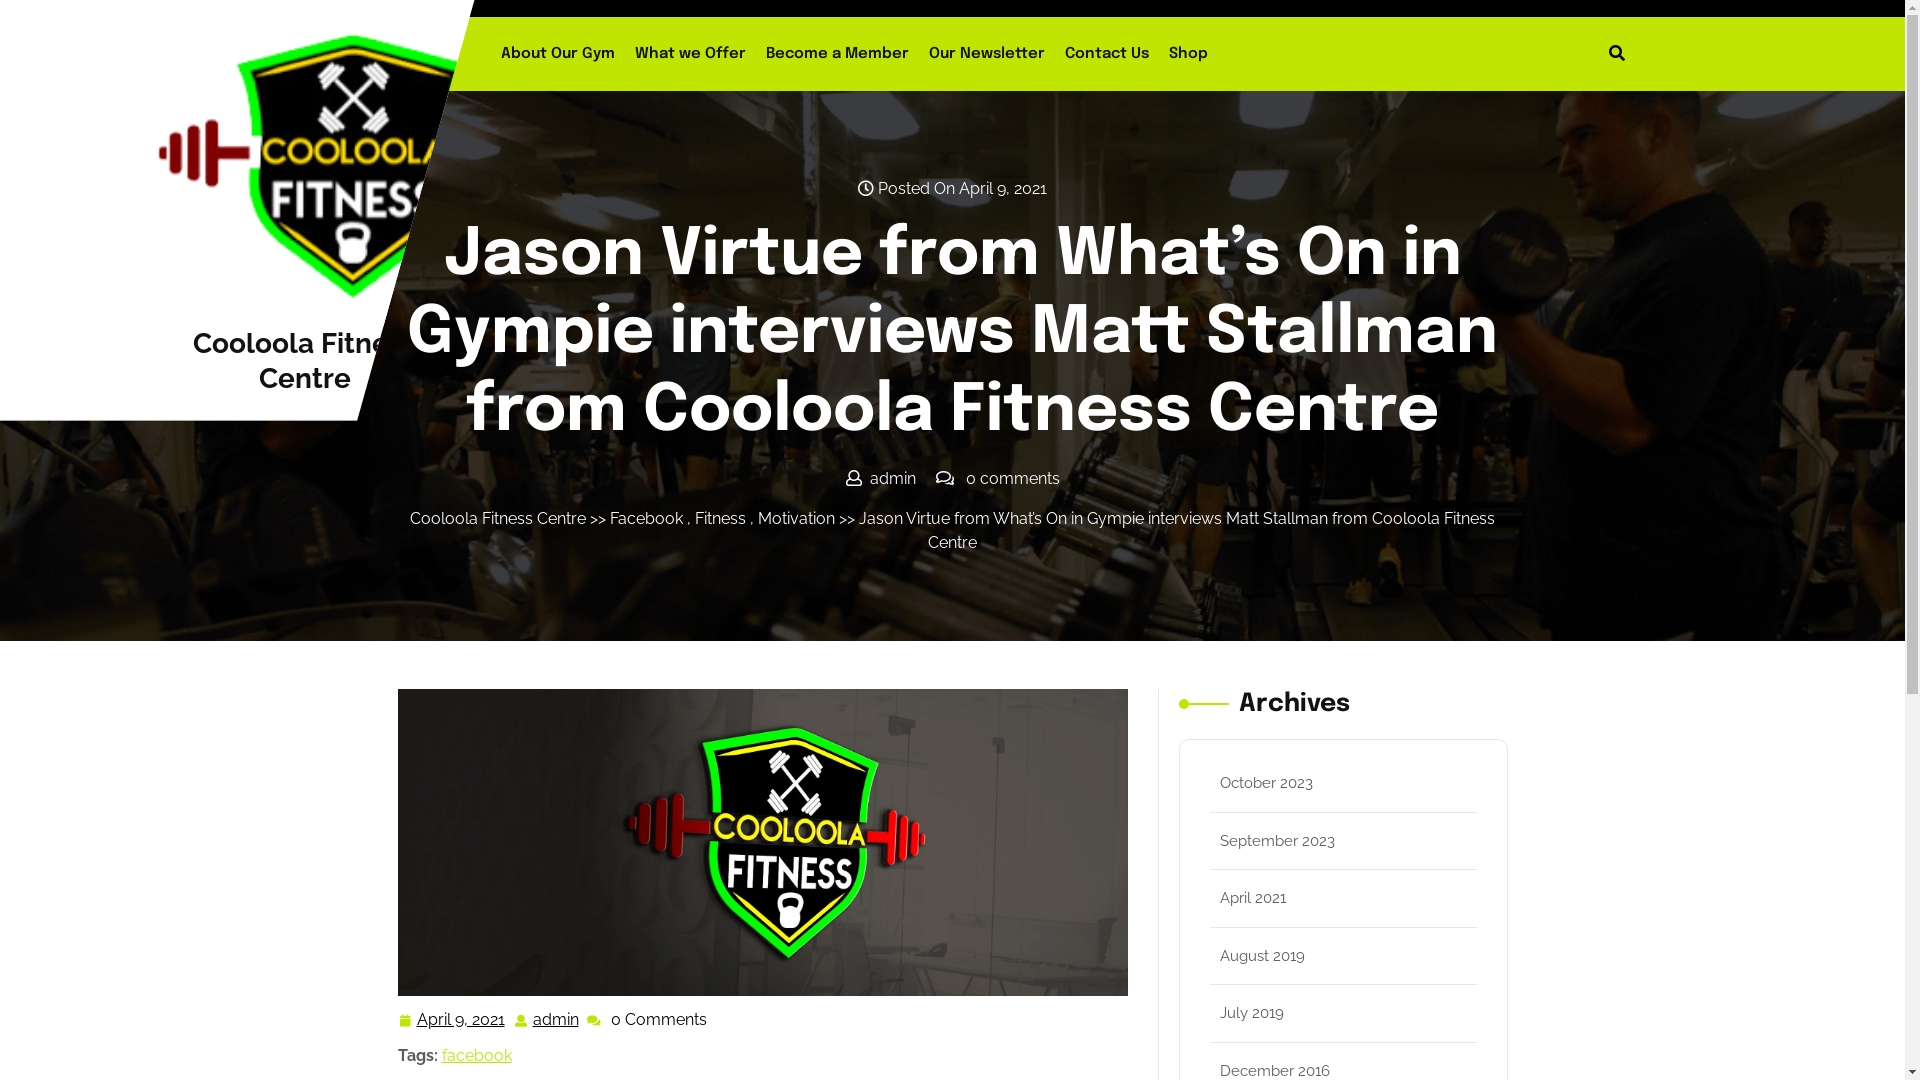 This screenshot has width=1920, height=1080. I want to click on 'Contact Us', so click(1106, 52).